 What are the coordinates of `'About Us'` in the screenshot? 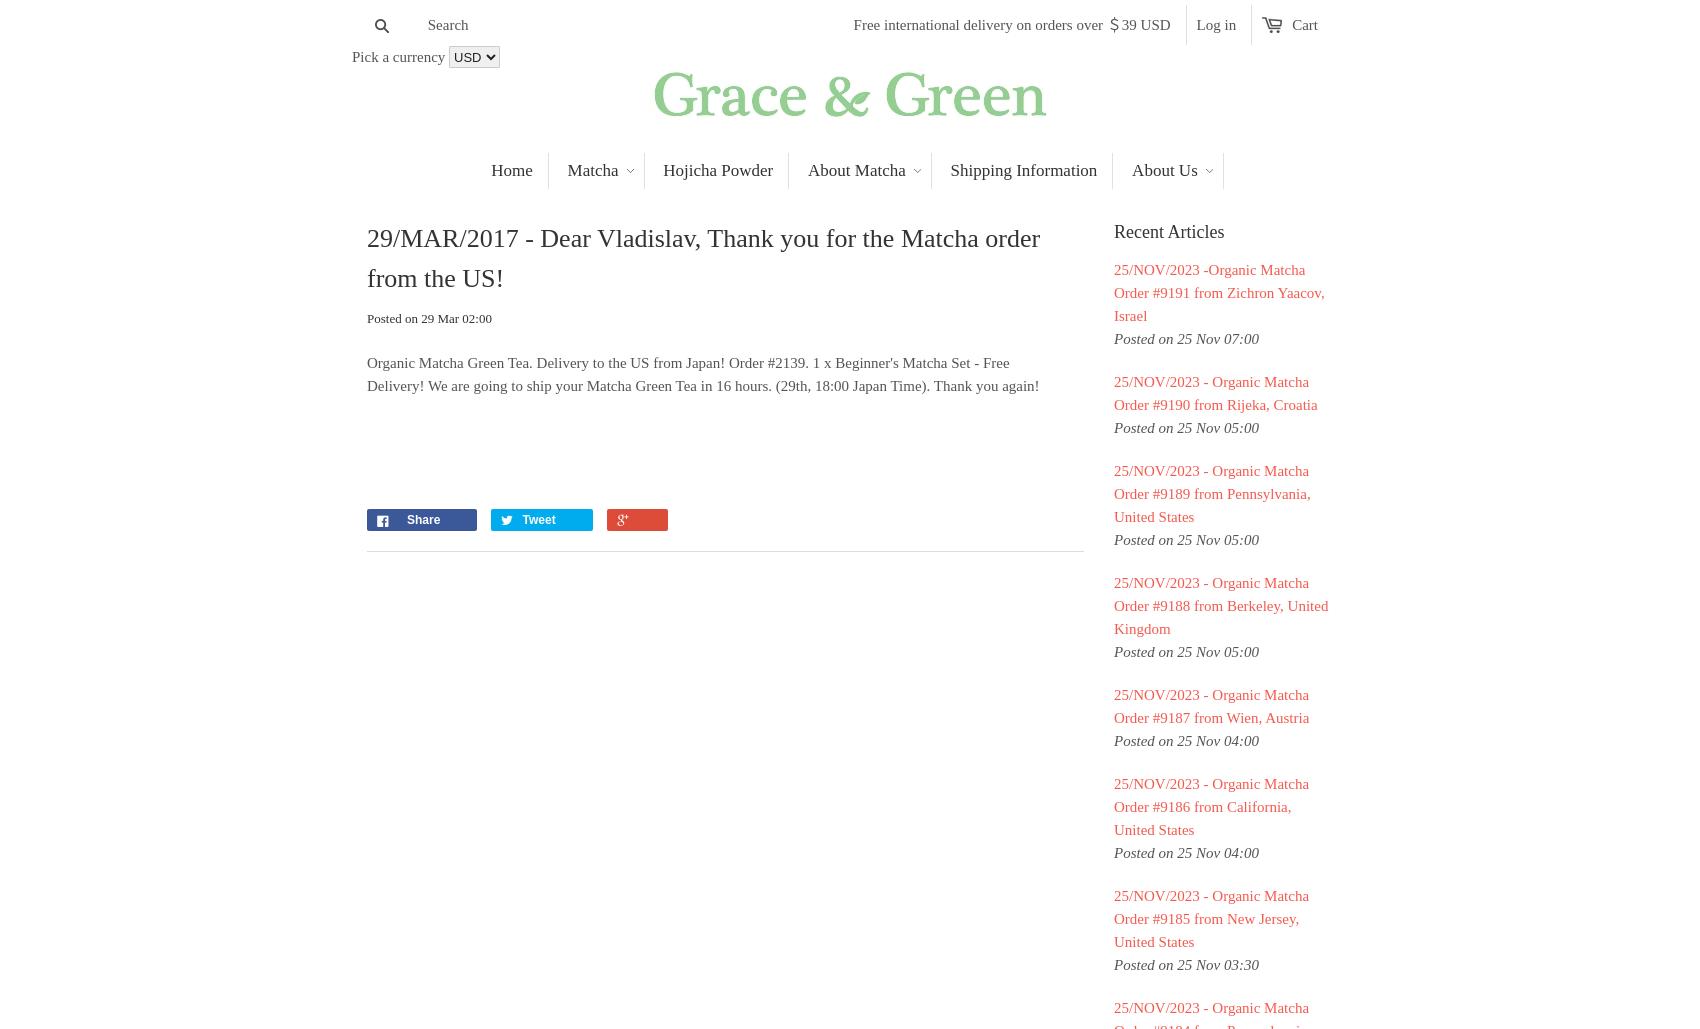 It's located at (1164, 170).